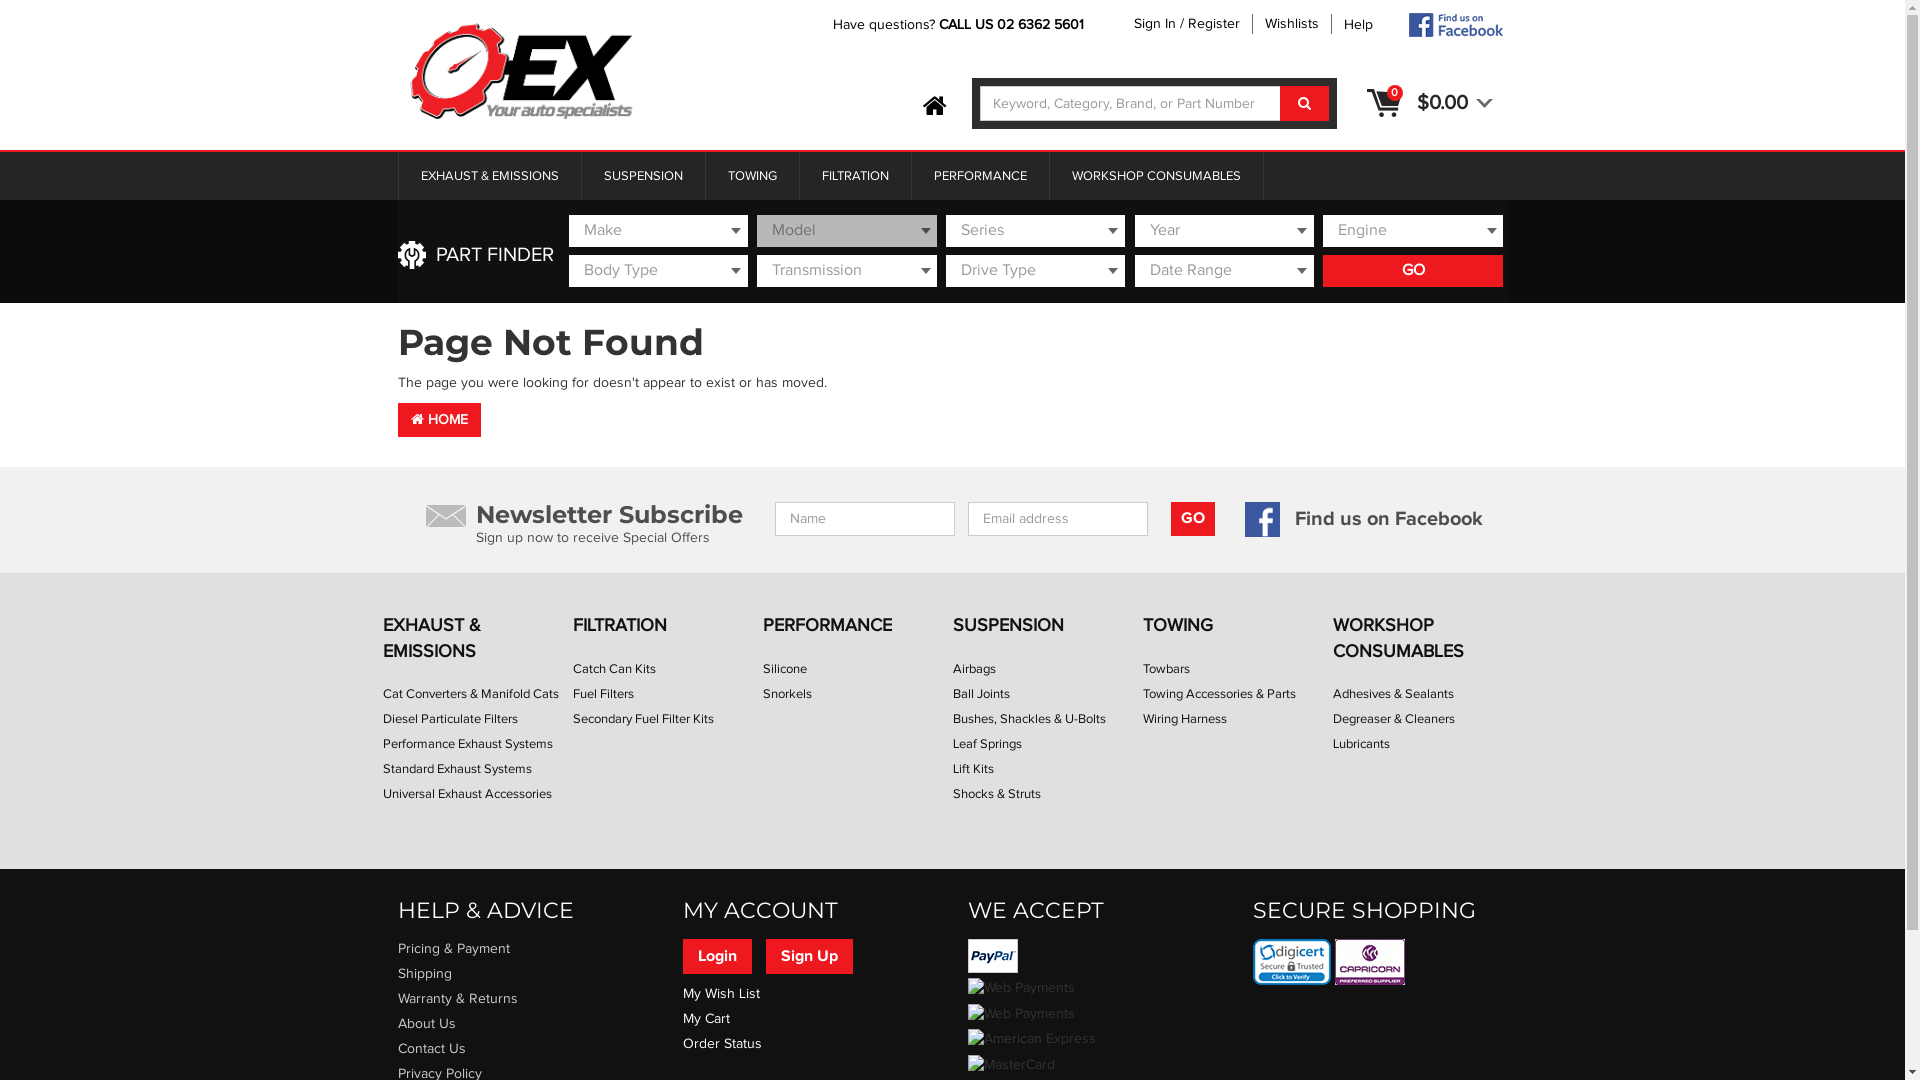 This screenshot has height=1080, width=1920. I want to click on 'Fuel Filters', so click(601, 693).